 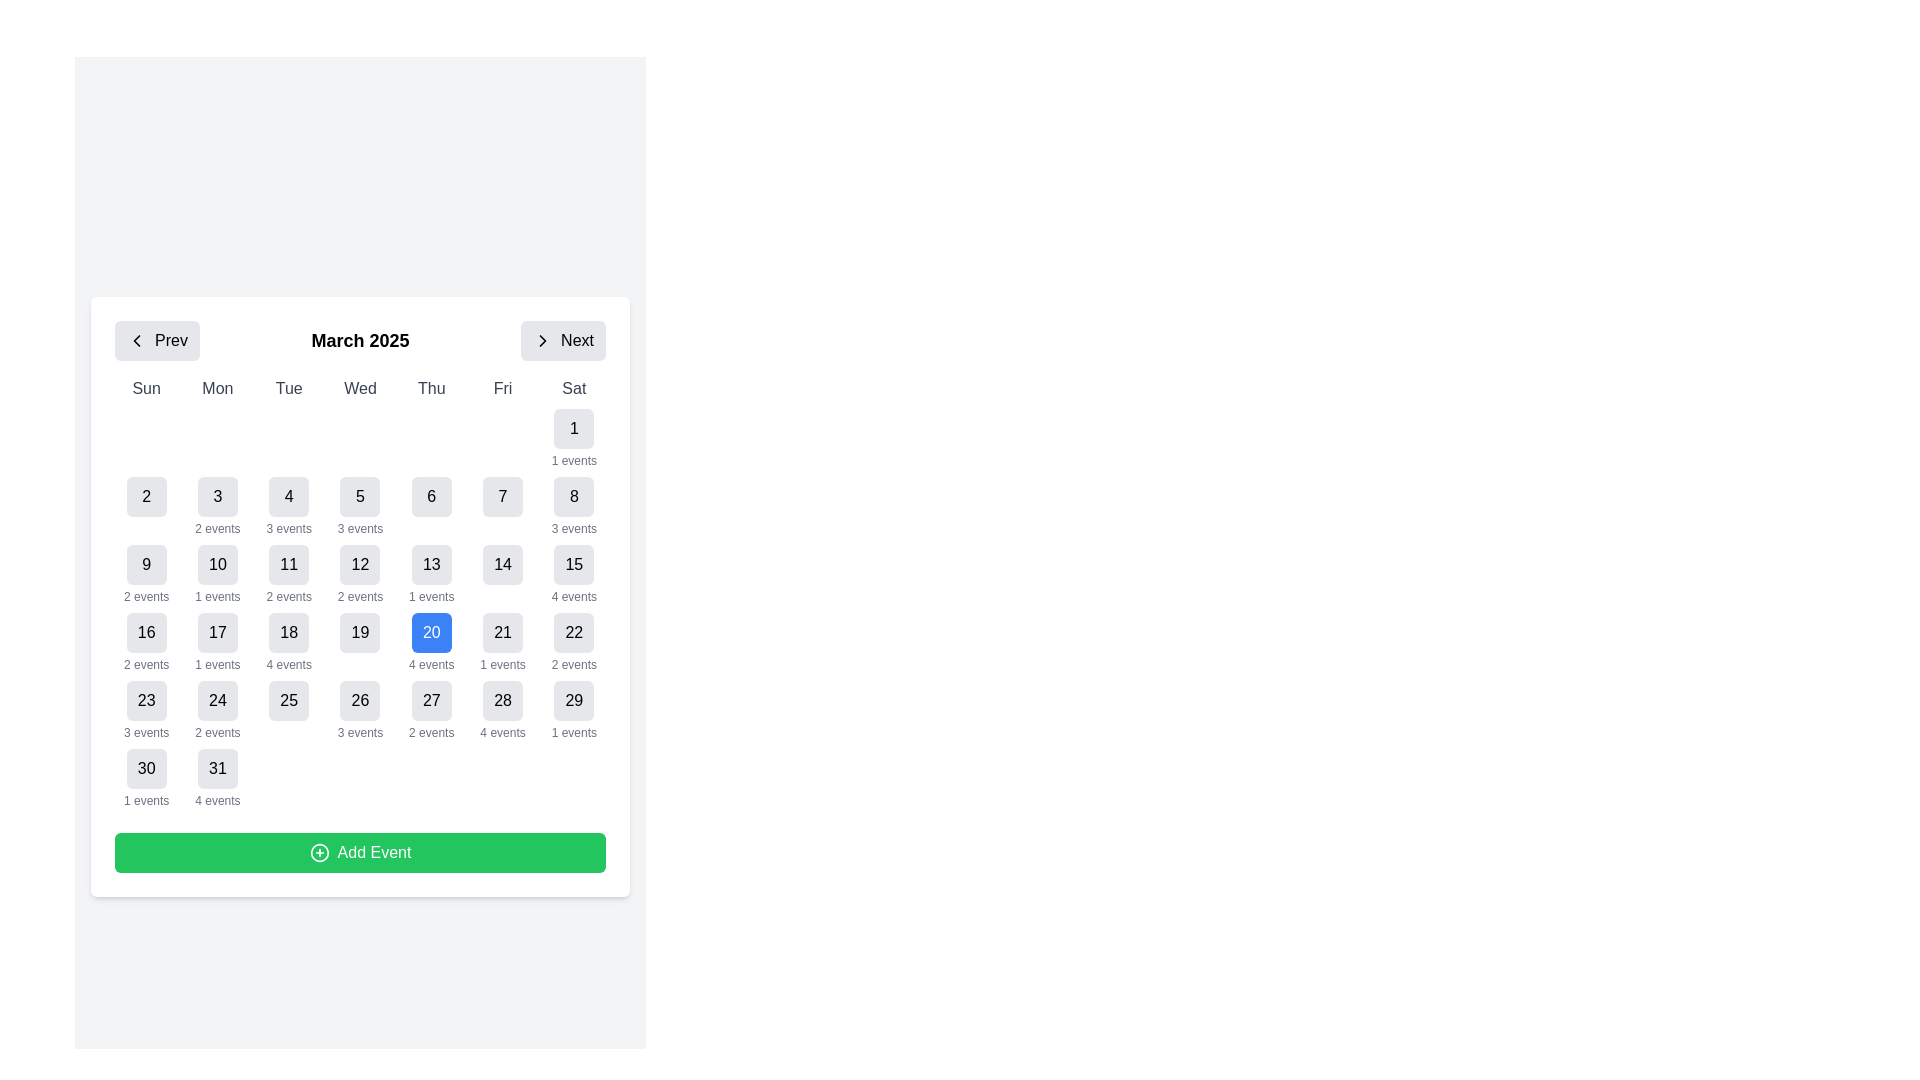 What do you see at coordinates (217, 732) in the screenshot?
I see `the Text Label that displays the number of events for the calendar date '24', located in the fifth row and third column of the calendar grid` at bounding box center [217, 732].